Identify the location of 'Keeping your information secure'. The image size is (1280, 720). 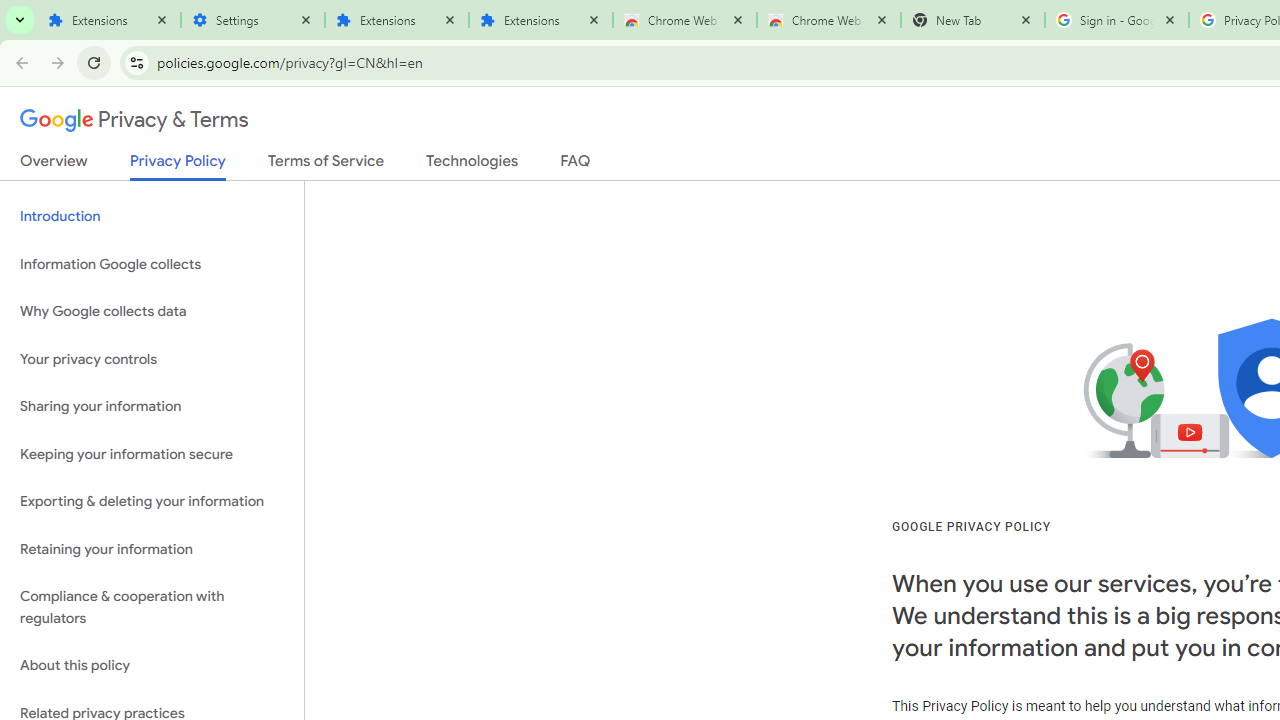
(151, 454).